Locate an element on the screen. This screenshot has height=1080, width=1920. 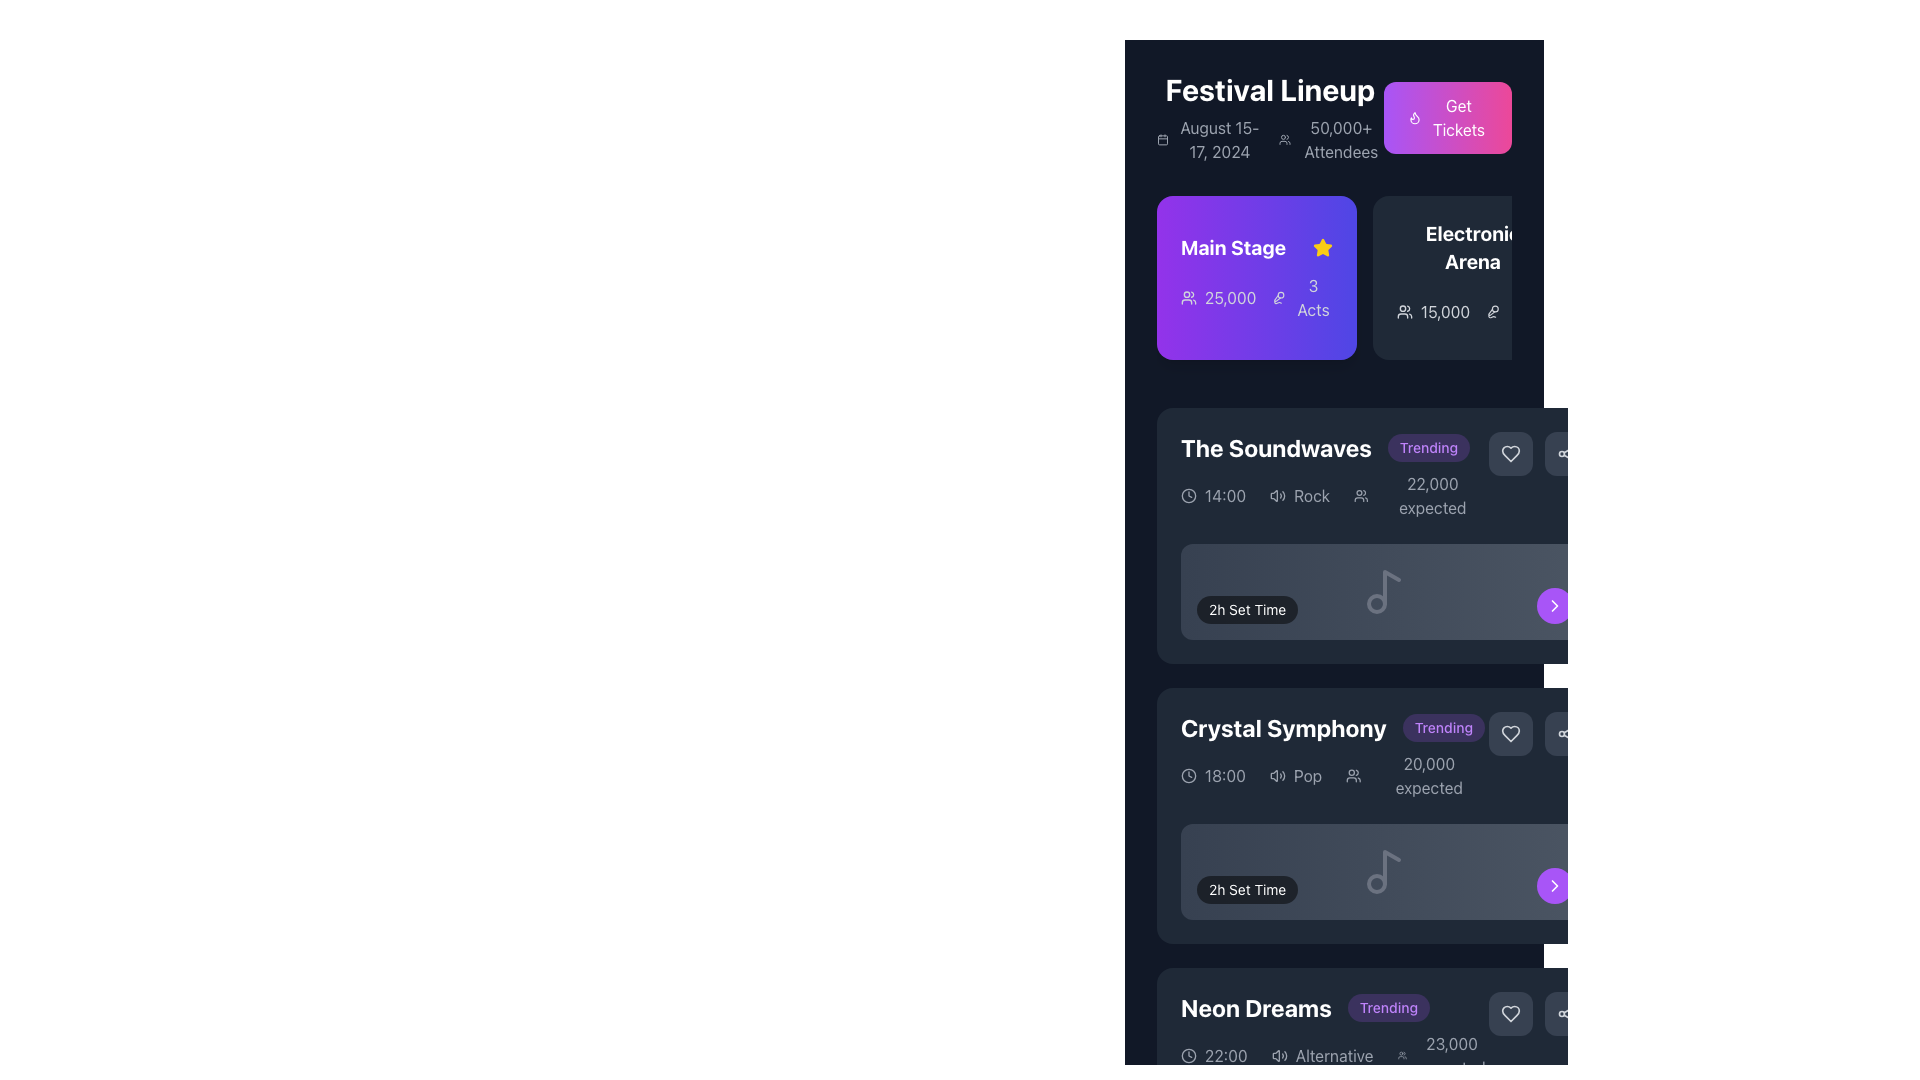
the gray circular element that is part of the SVG music note icon located in the 'Crystal Symphony' section is located at coordinates (1376, 882).